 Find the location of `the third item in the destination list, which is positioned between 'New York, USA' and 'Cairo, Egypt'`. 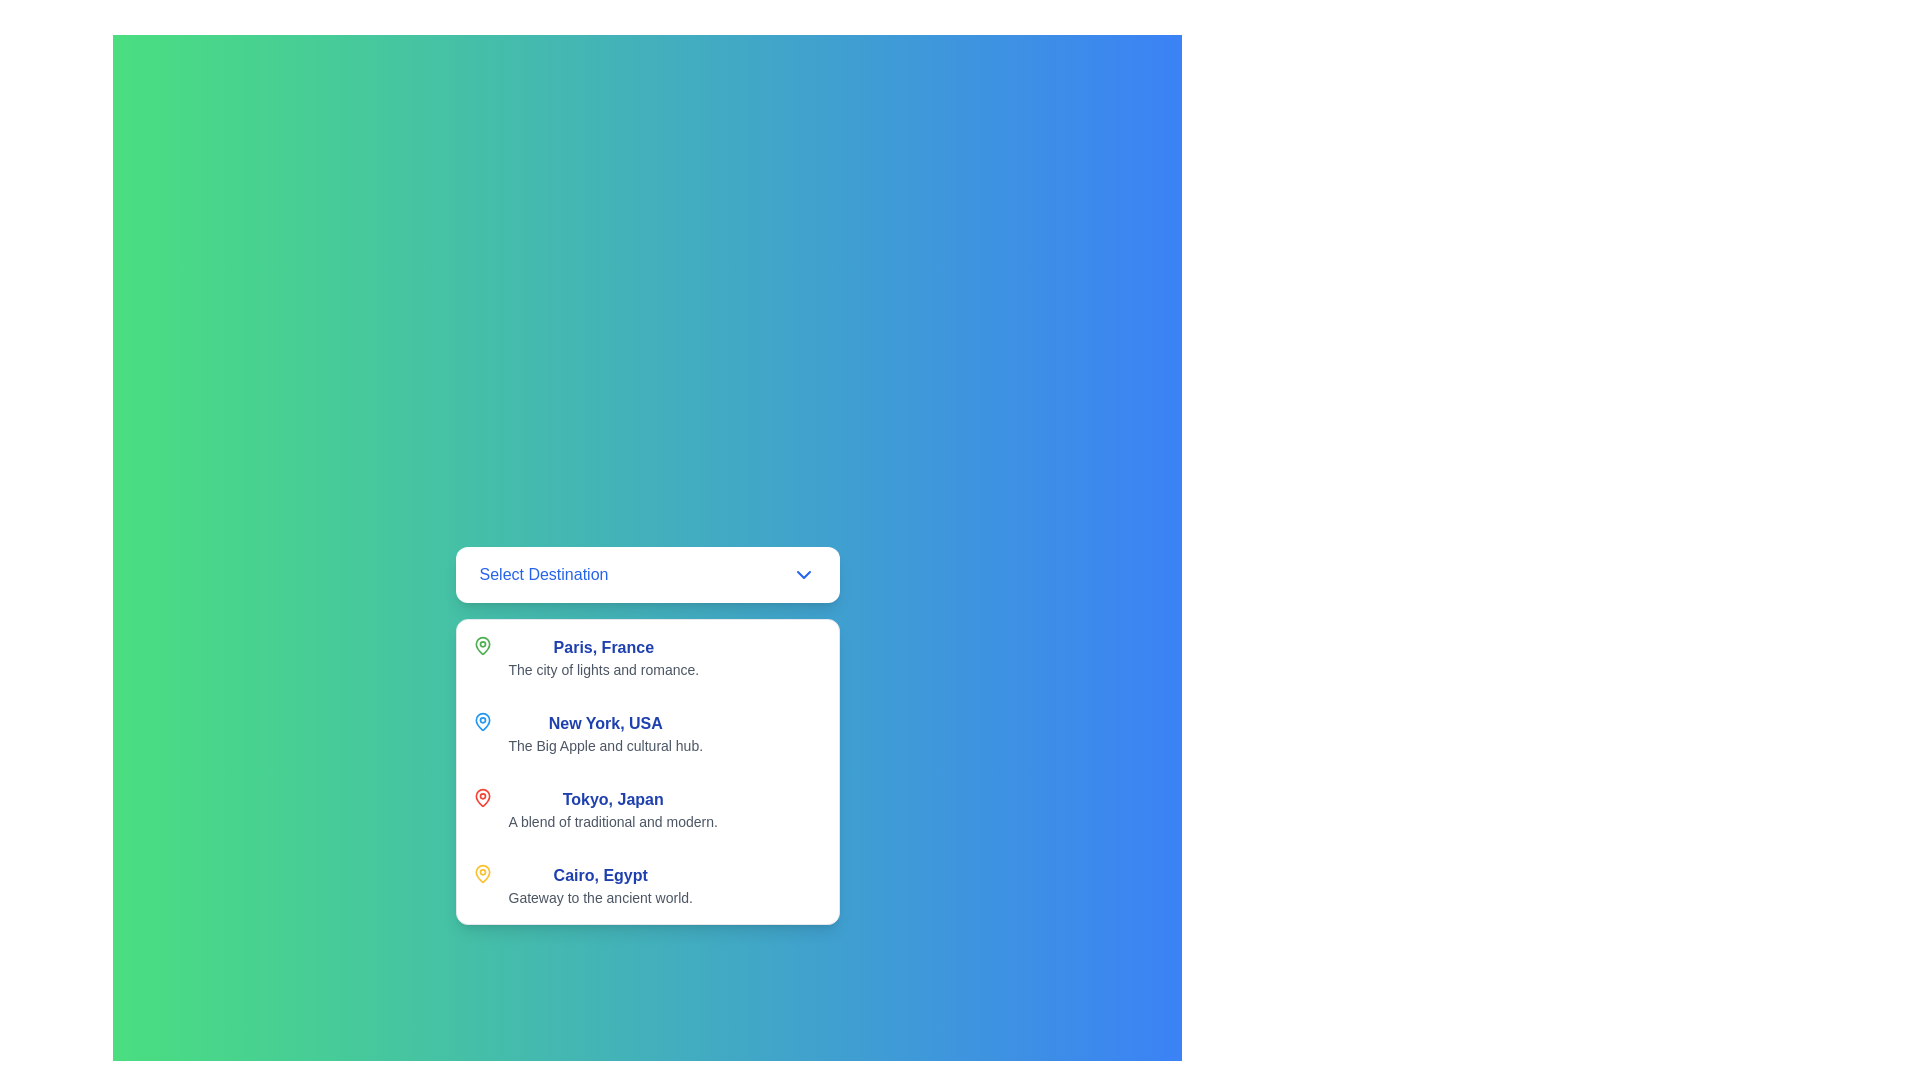

the third item in the destination list, which is positioned between 'New York, USA' and 'Cairo, Egypt' is located at coordinates (647, 810).